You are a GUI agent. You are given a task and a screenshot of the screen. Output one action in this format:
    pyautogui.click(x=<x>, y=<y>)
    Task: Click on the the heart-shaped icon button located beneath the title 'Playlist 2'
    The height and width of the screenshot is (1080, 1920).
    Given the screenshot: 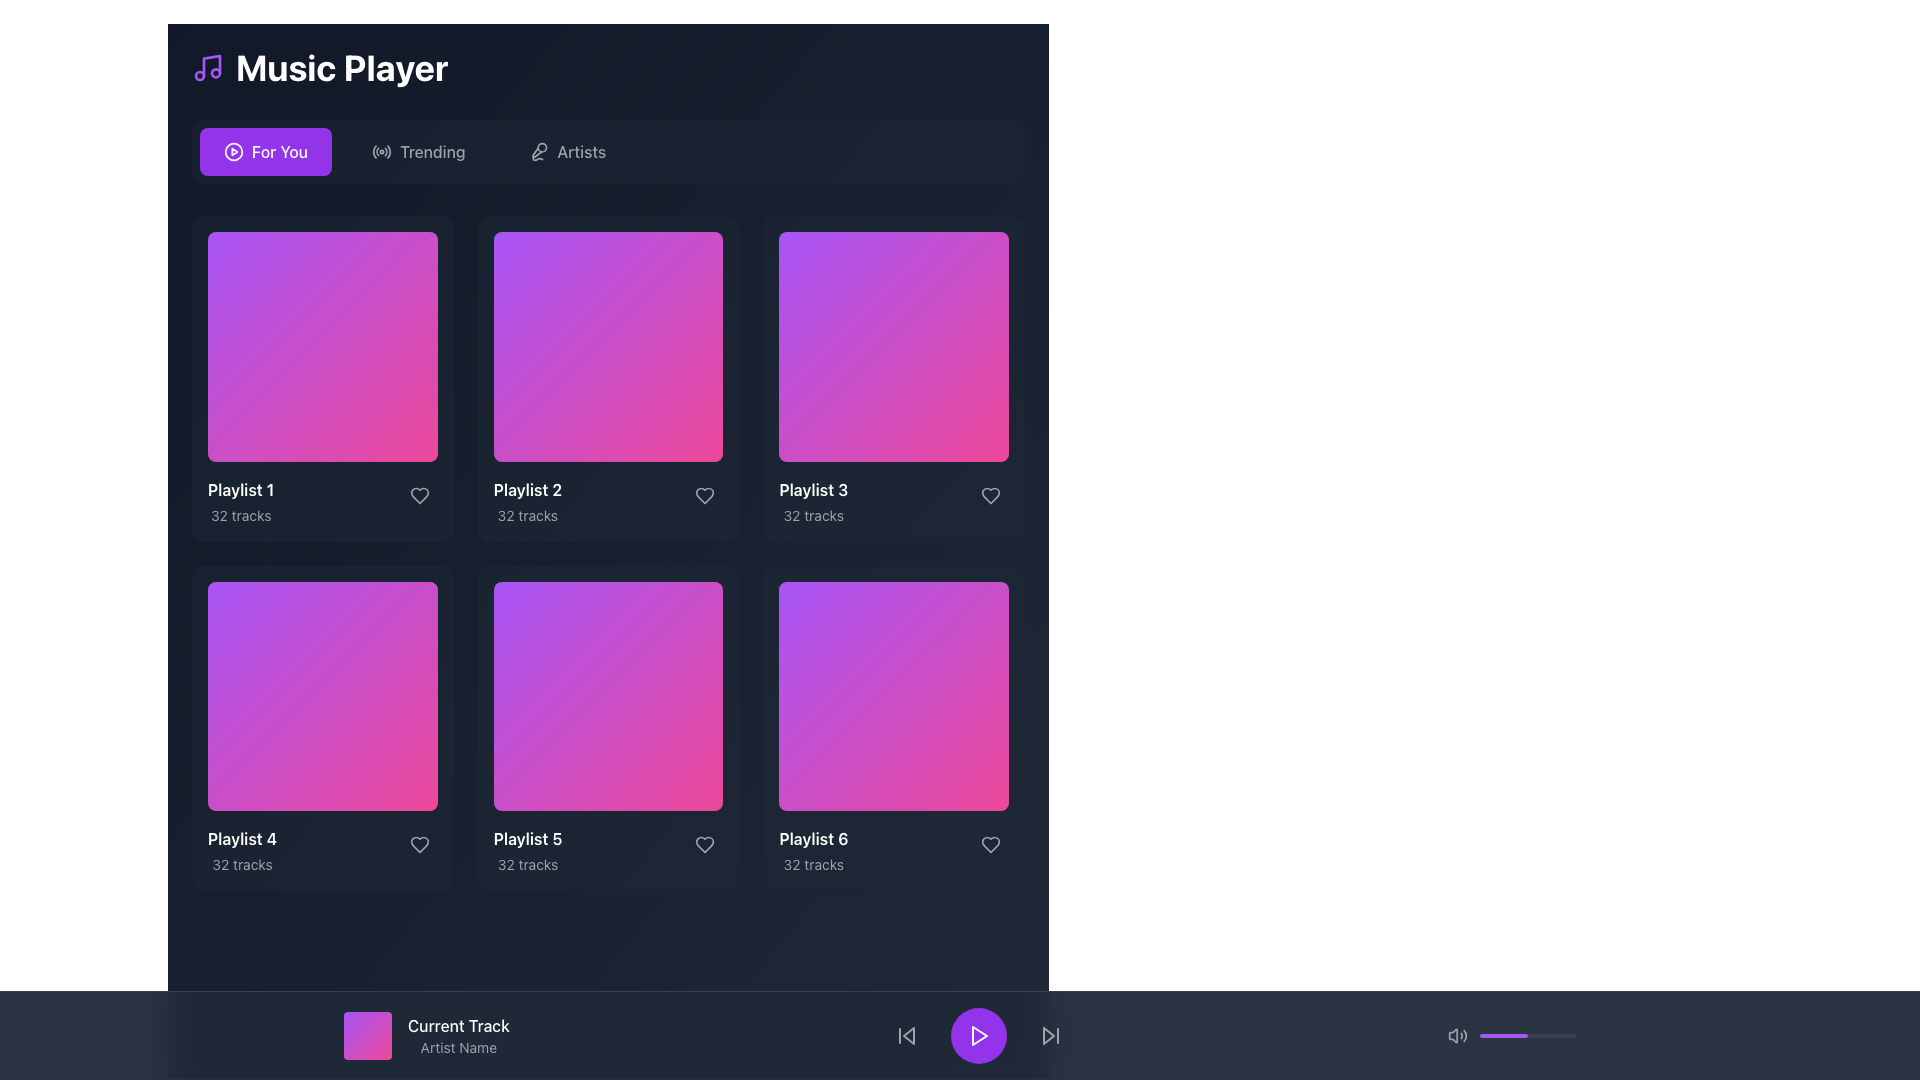 What is the action you would take?
    pyautogui.click(x=705, y=495)
    